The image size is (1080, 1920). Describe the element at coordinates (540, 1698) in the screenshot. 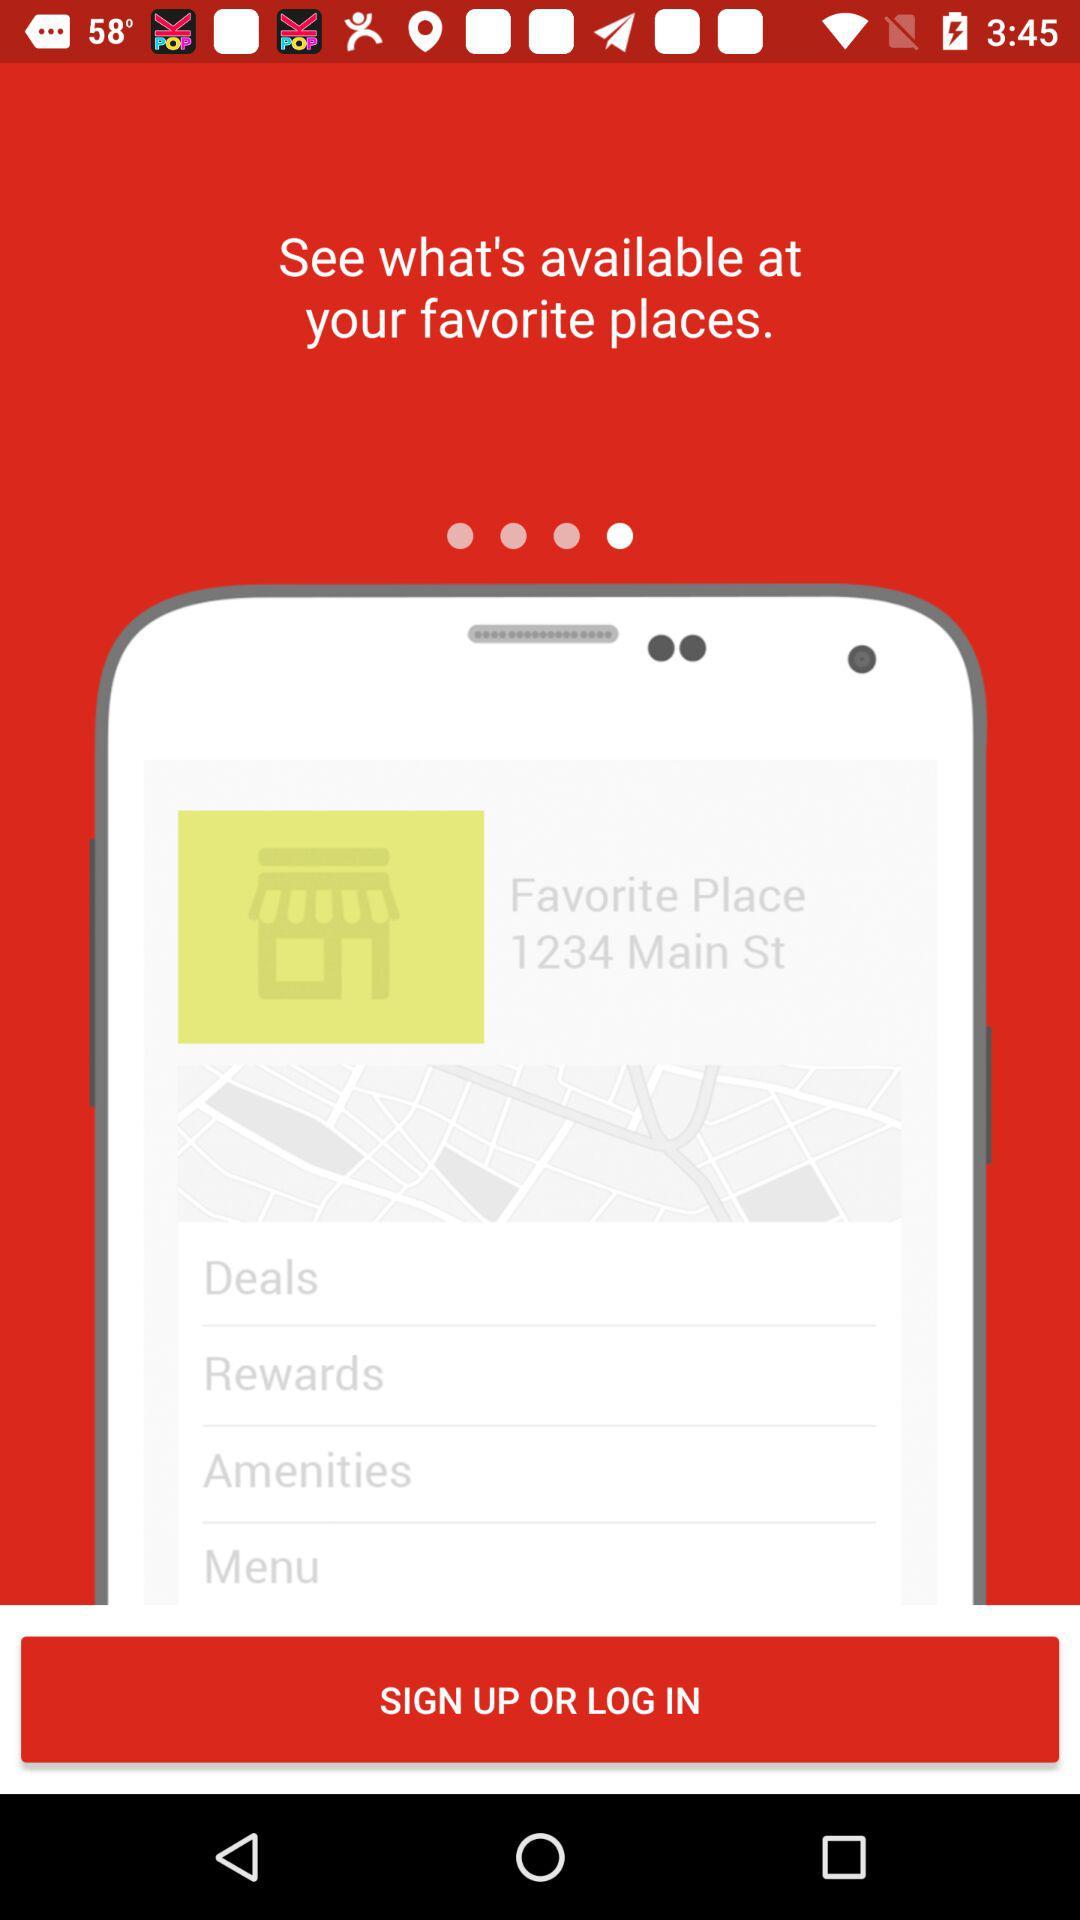

I see `the sign up or item` at that location.